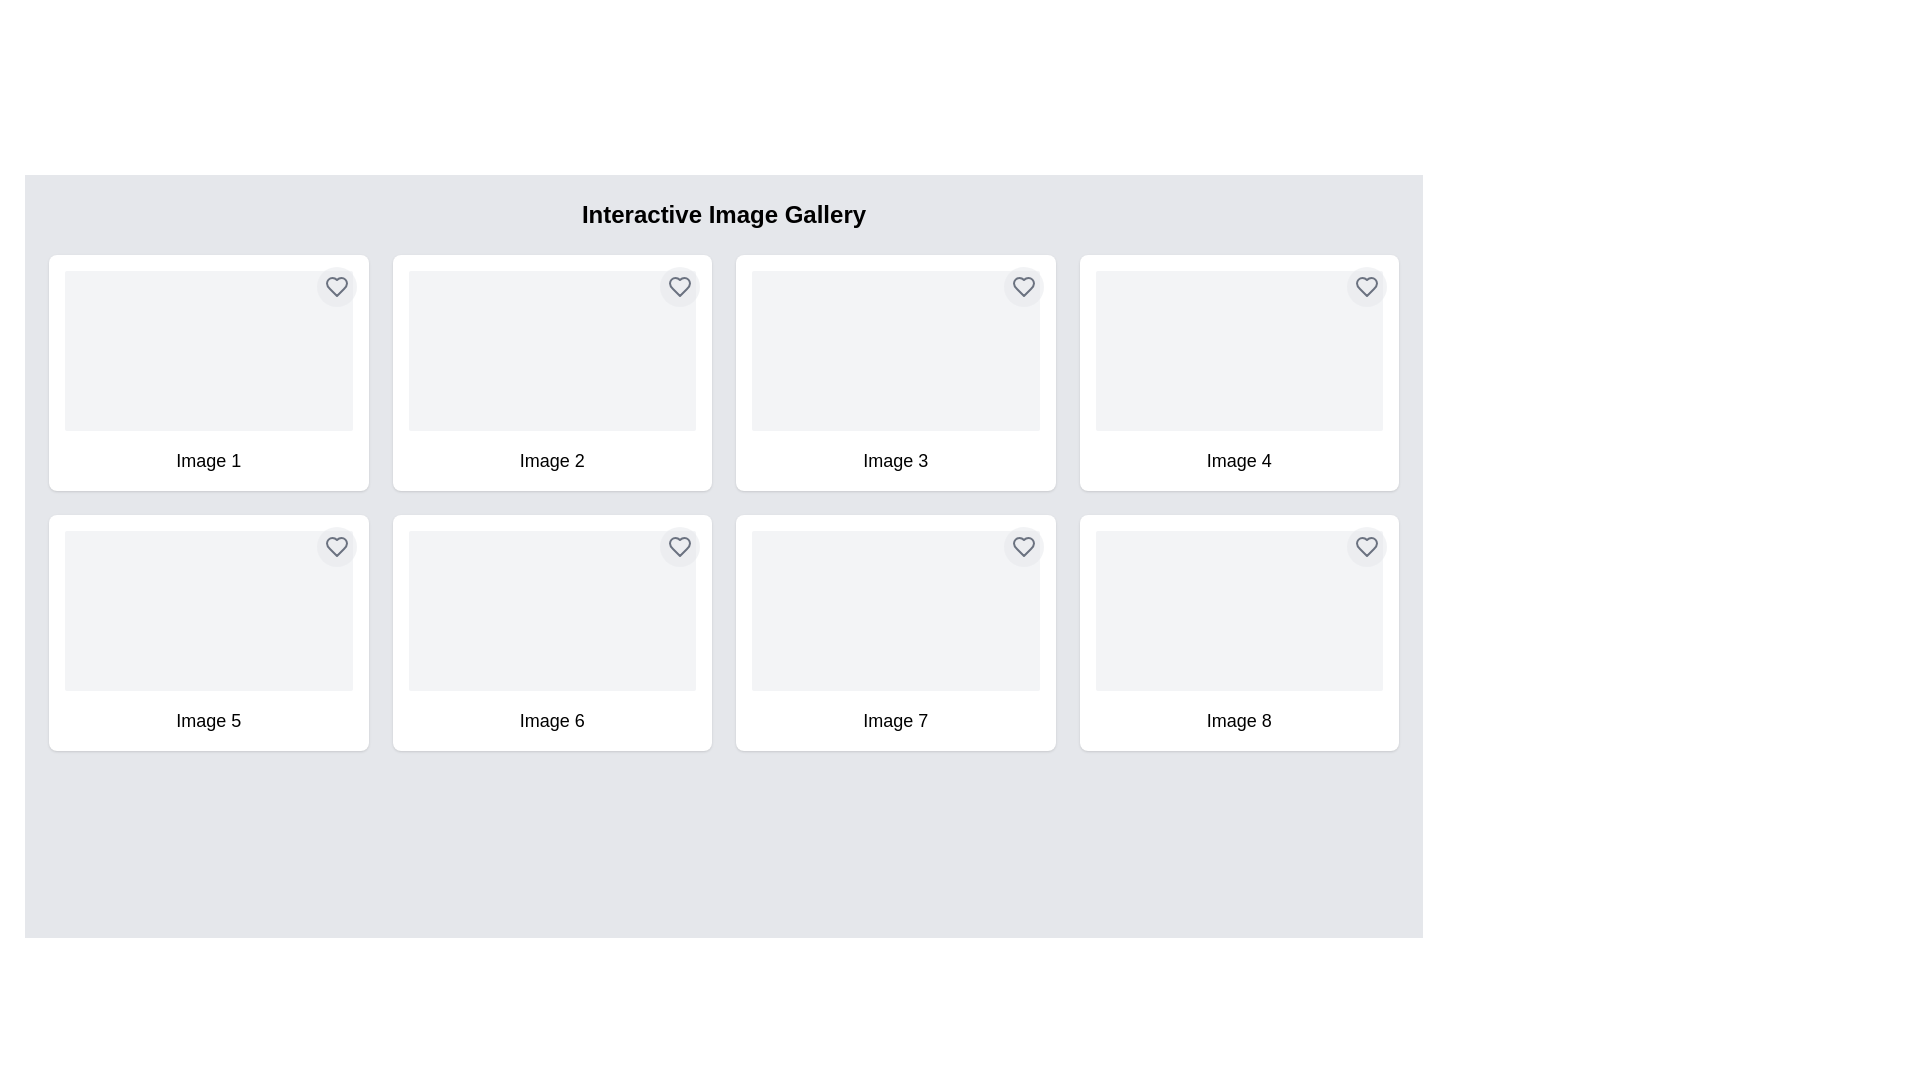 The image size is (1920, 1080). What do you see at coordinates (336, 286) in the screenshot?
I see `the heart-shaped button with a translucent white background and gray border to mark the item as favorite, located near the top-right corner of 'Image 1'` at bounding box center [336, 286].